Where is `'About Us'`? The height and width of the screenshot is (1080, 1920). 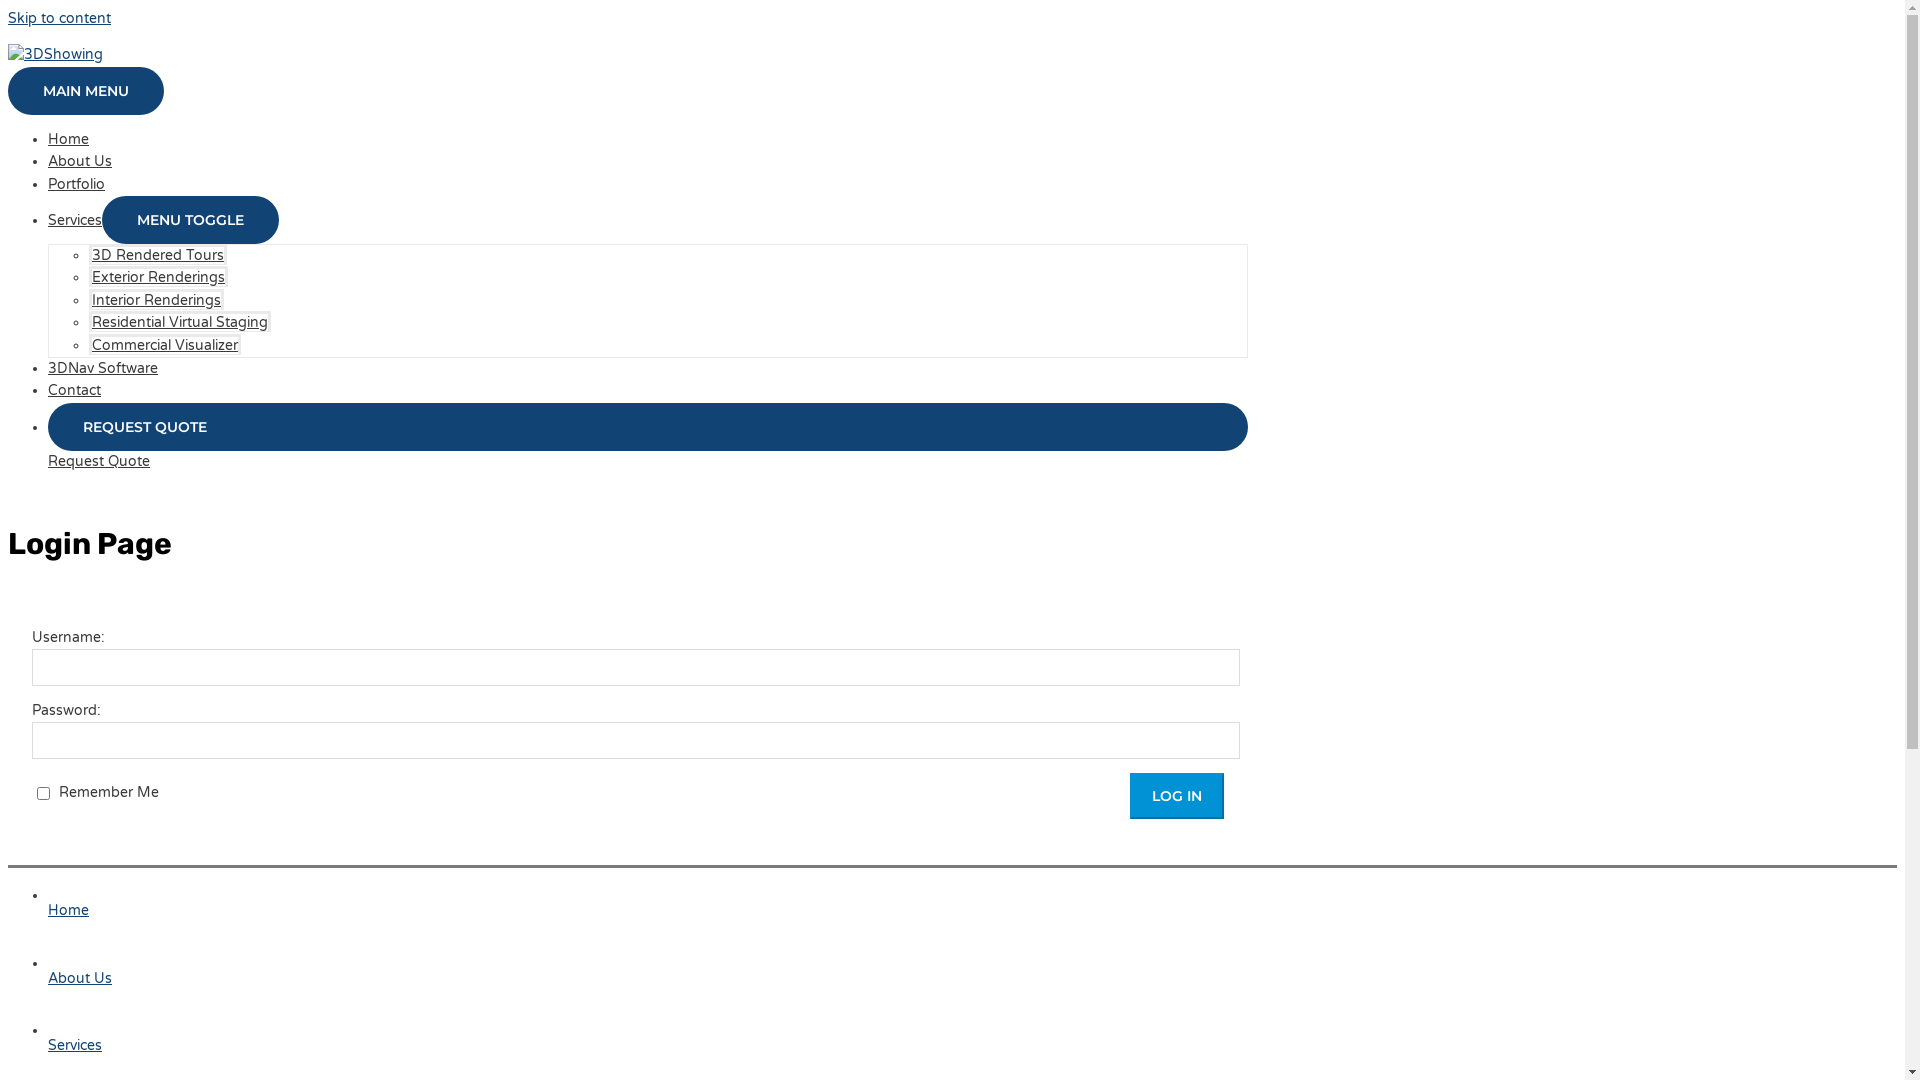 'About Us' is located at coordinates (80, 160).